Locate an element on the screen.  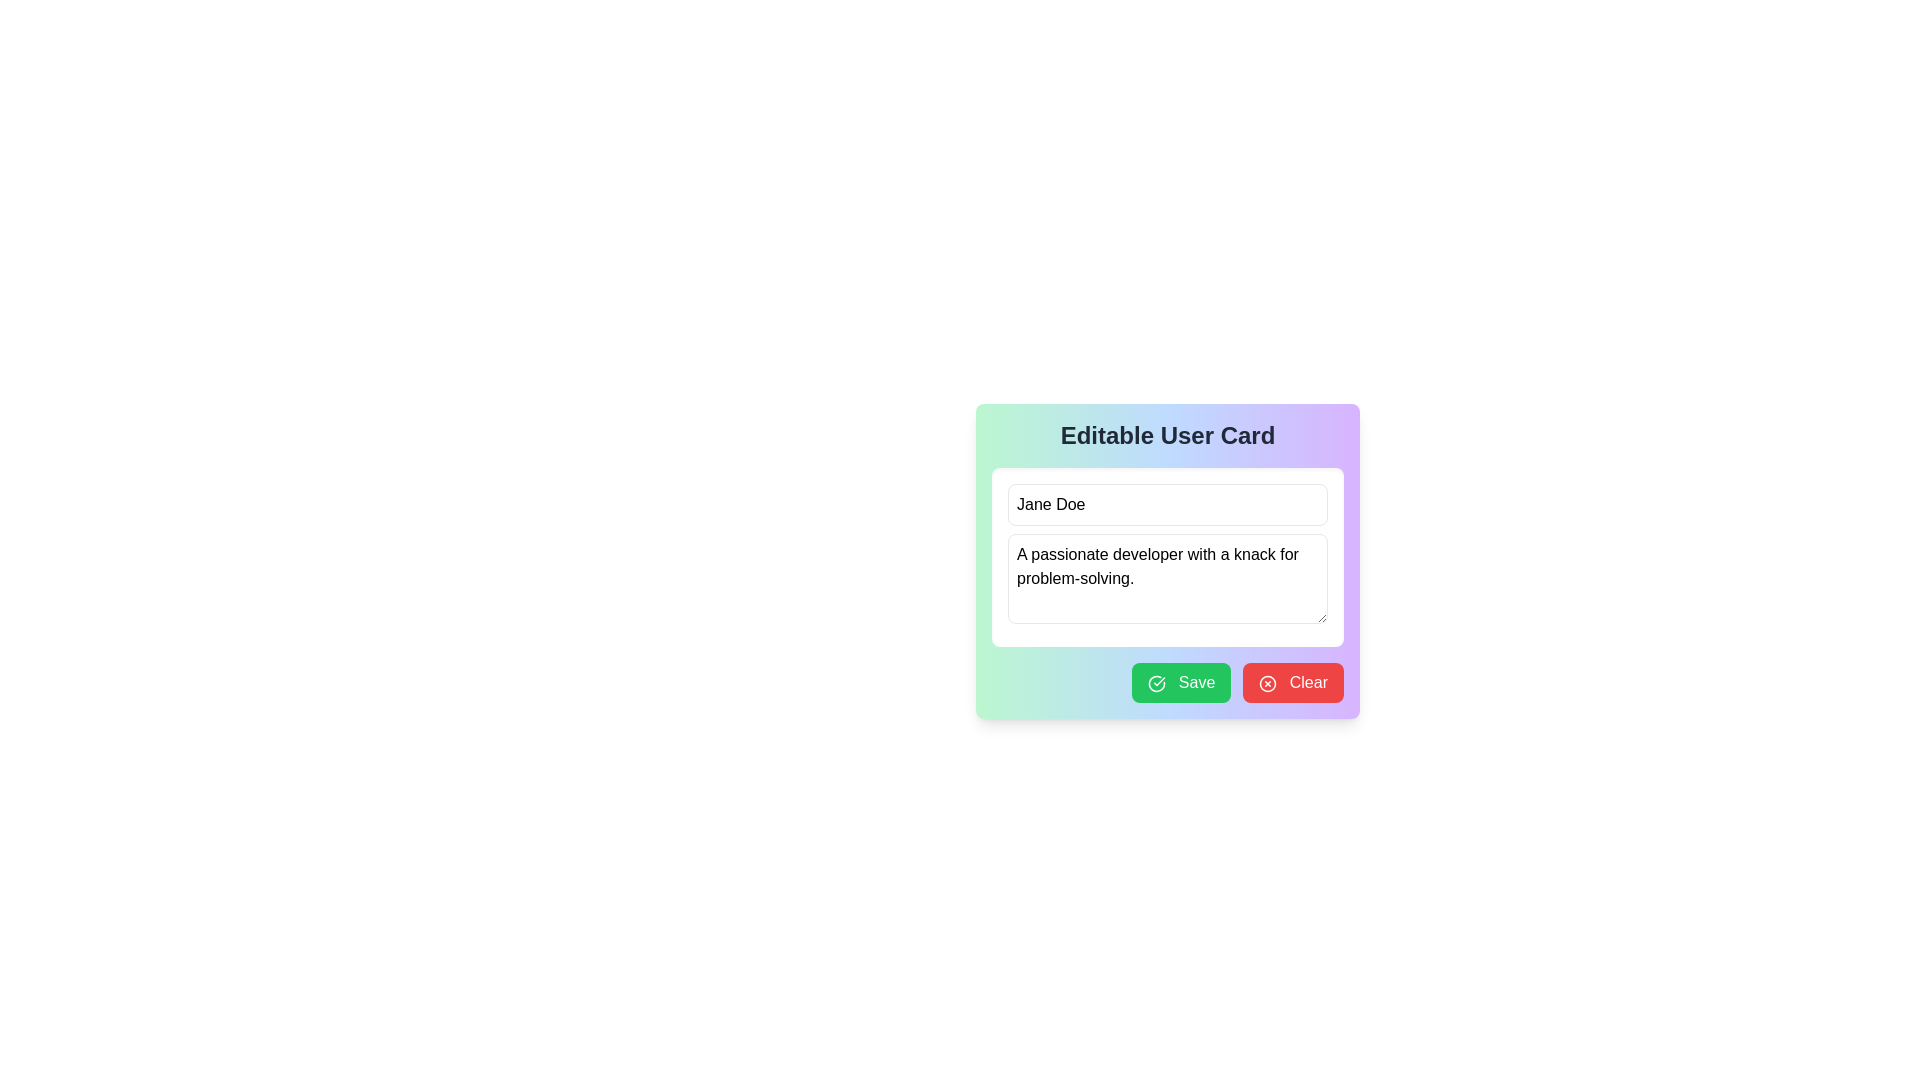
the multiline text area containing the preset text 'A passionate developer with a knack for problem-solving.' located within the 'Editable User Card' component, situated between the 'Name' input field and the 'Save' and 'Clear' buttons is located at coordinates (1167, 557).